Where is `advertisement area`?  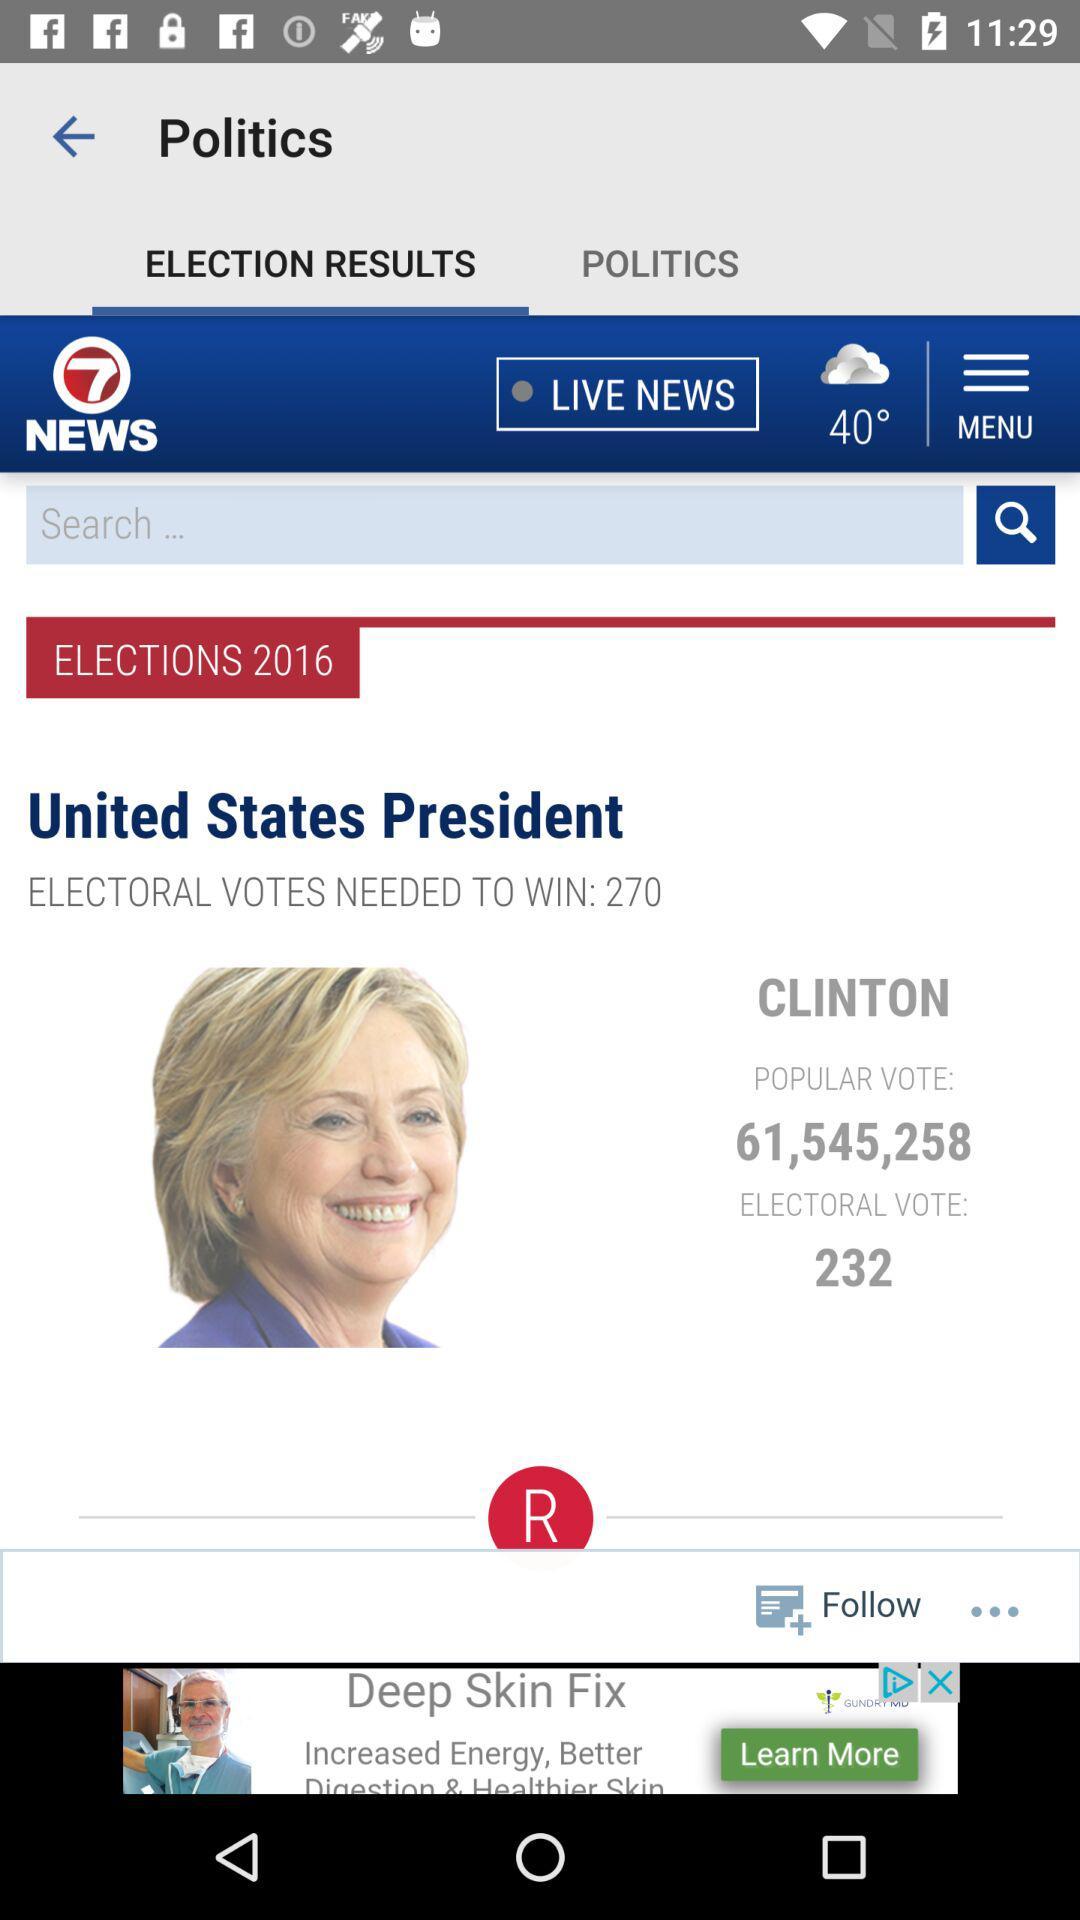 advertisement area is located at coordinates (540, 1727).